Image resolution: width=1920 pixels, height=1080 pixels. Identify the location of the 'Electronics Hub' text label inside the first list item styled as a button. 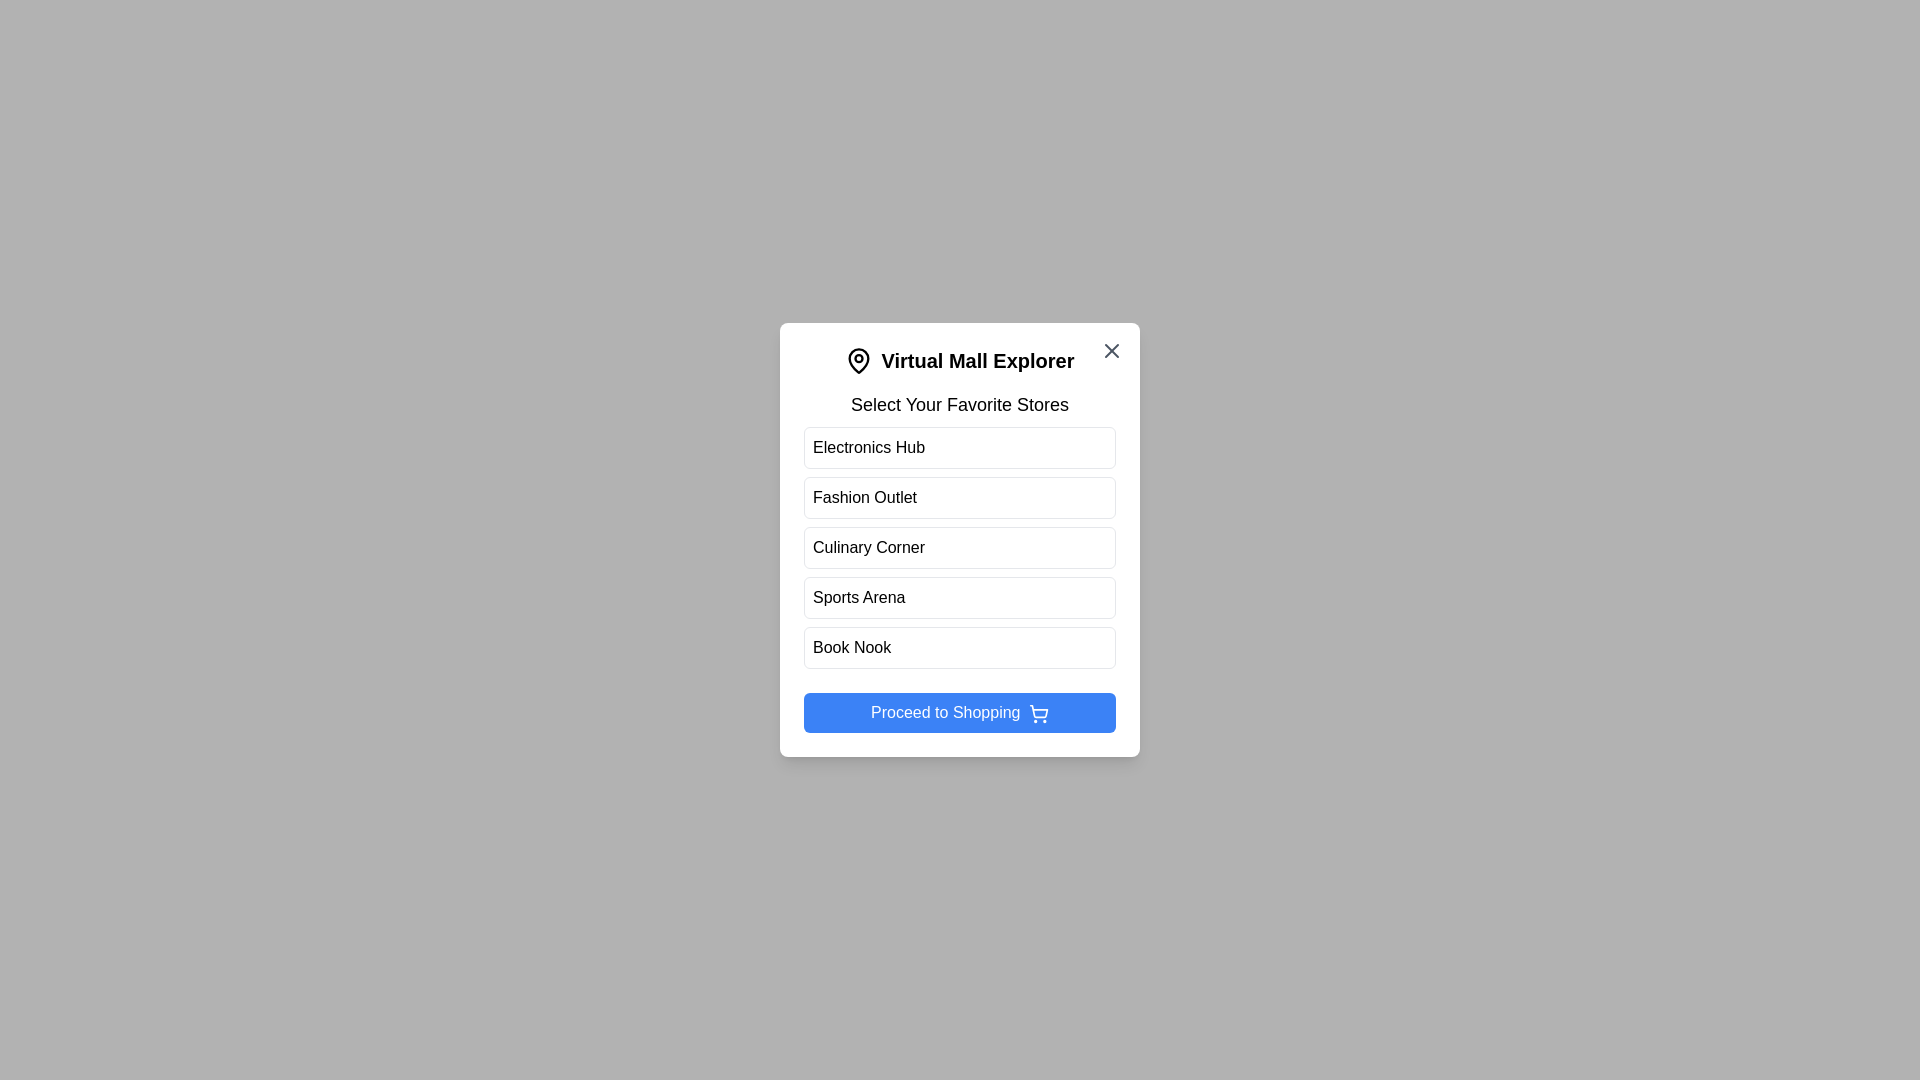
(868, 446).